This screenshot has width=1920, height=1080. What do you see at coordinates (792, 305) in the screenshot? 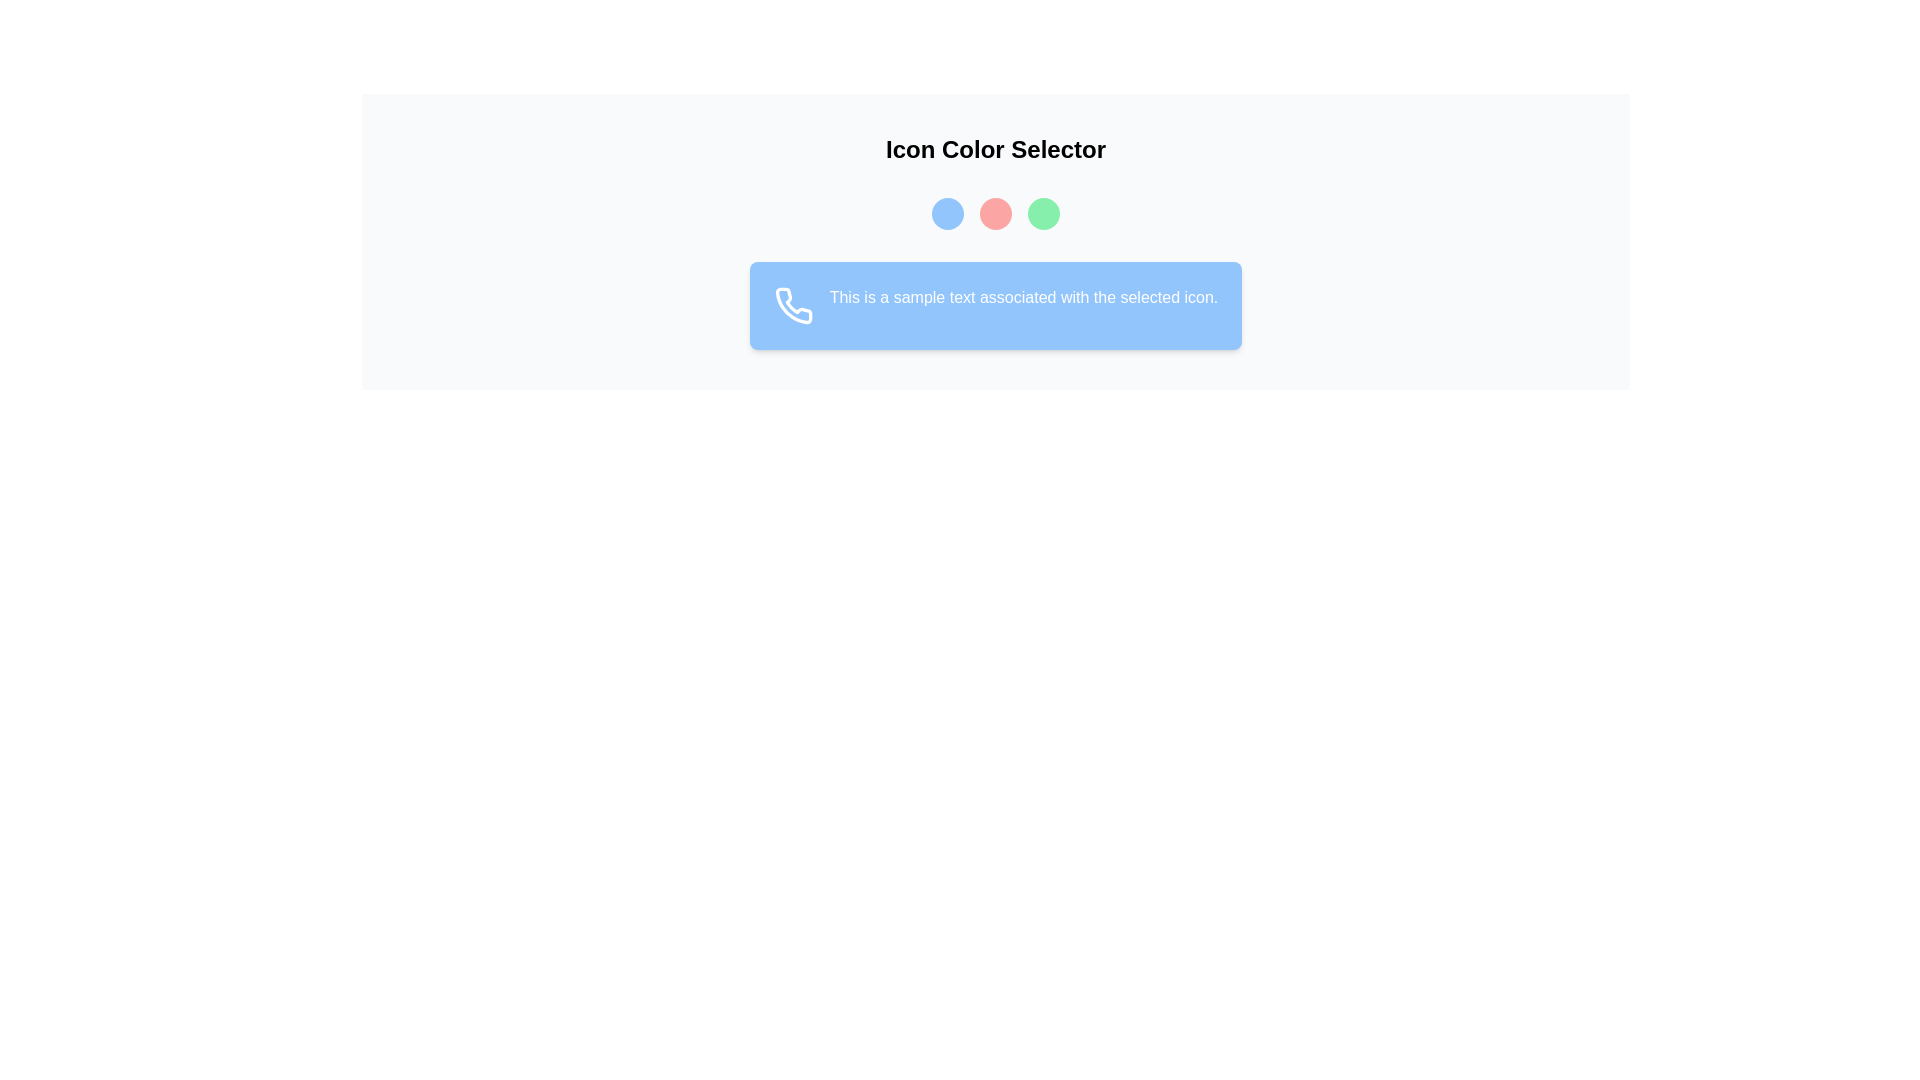
I see `the white phone receiver icon with a rounded outline, located on the leftmost side of the light blue background, next to the text 'This is a sample text associated with the selected icon.'` at bounding box center [792, 305].